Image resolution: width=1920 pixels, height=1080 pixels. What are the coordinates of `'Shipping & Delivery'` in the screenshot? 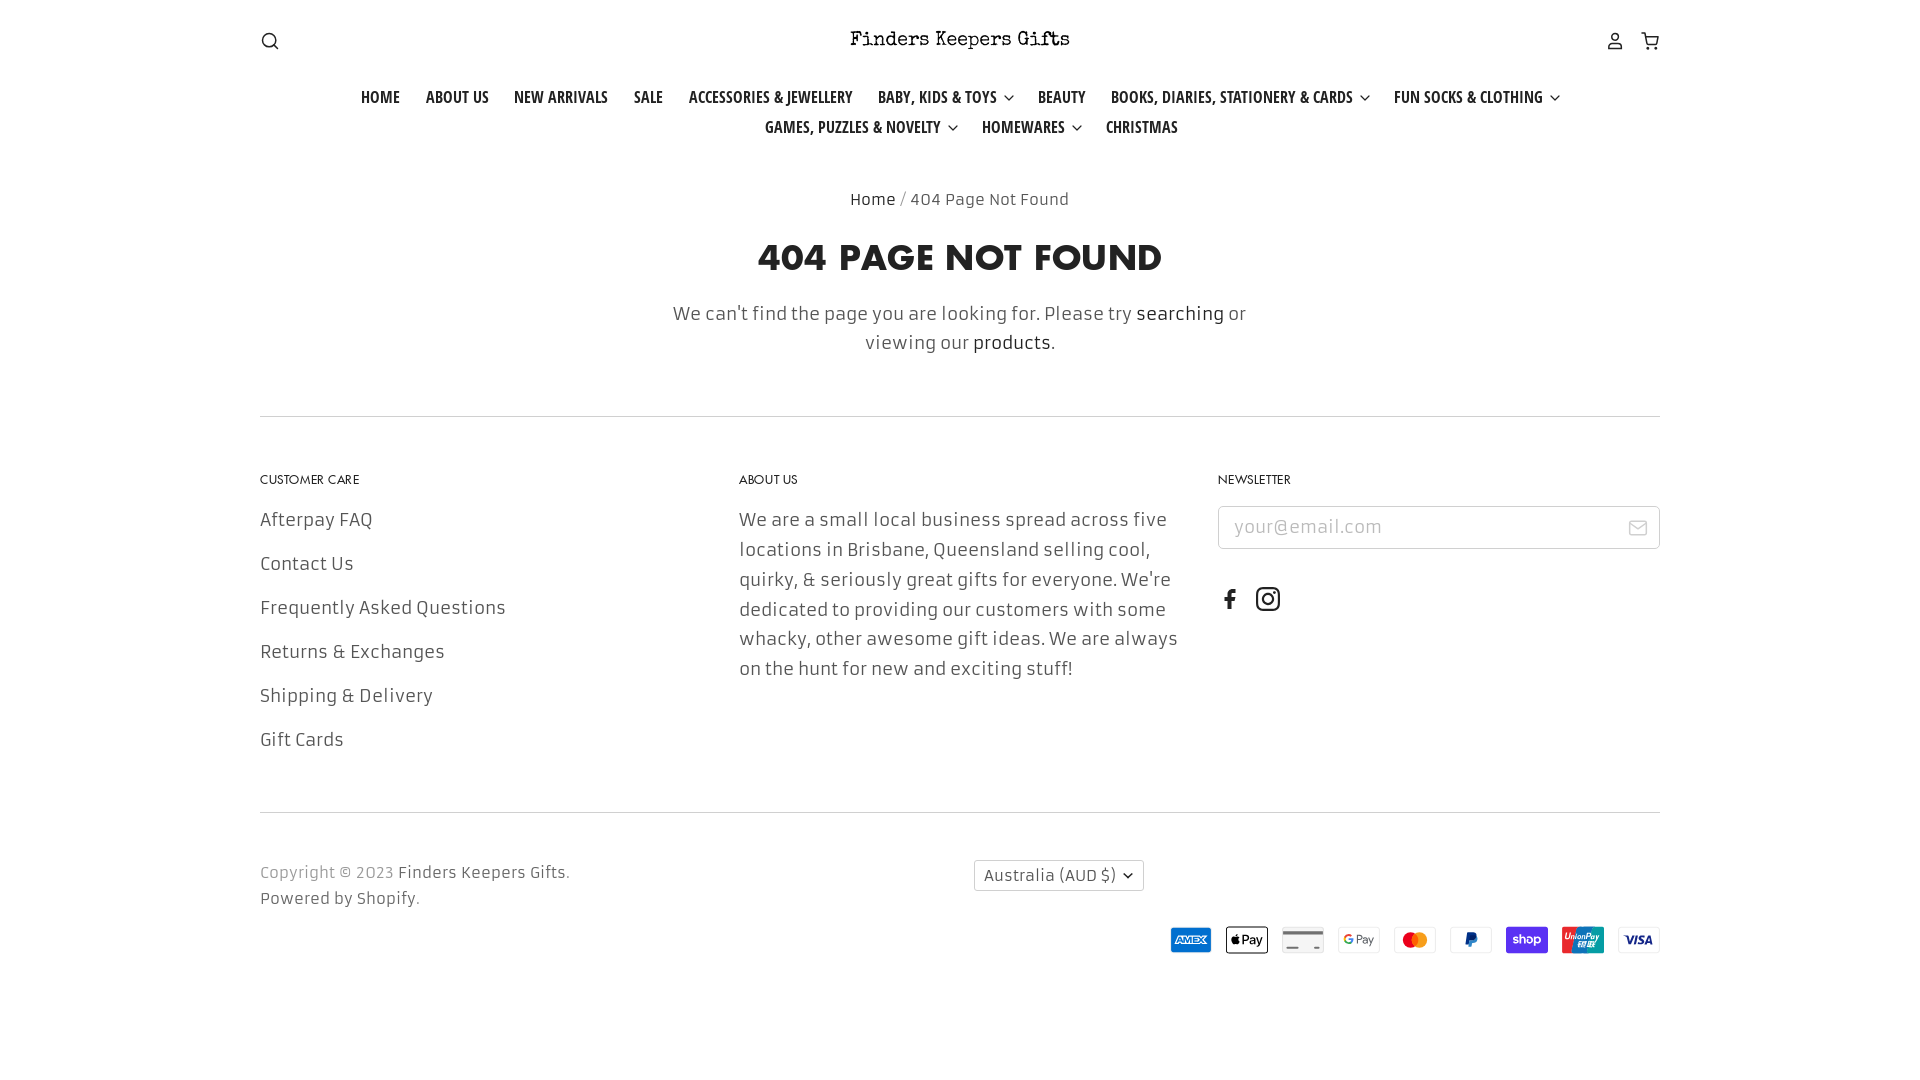 It's located at (346, 694).